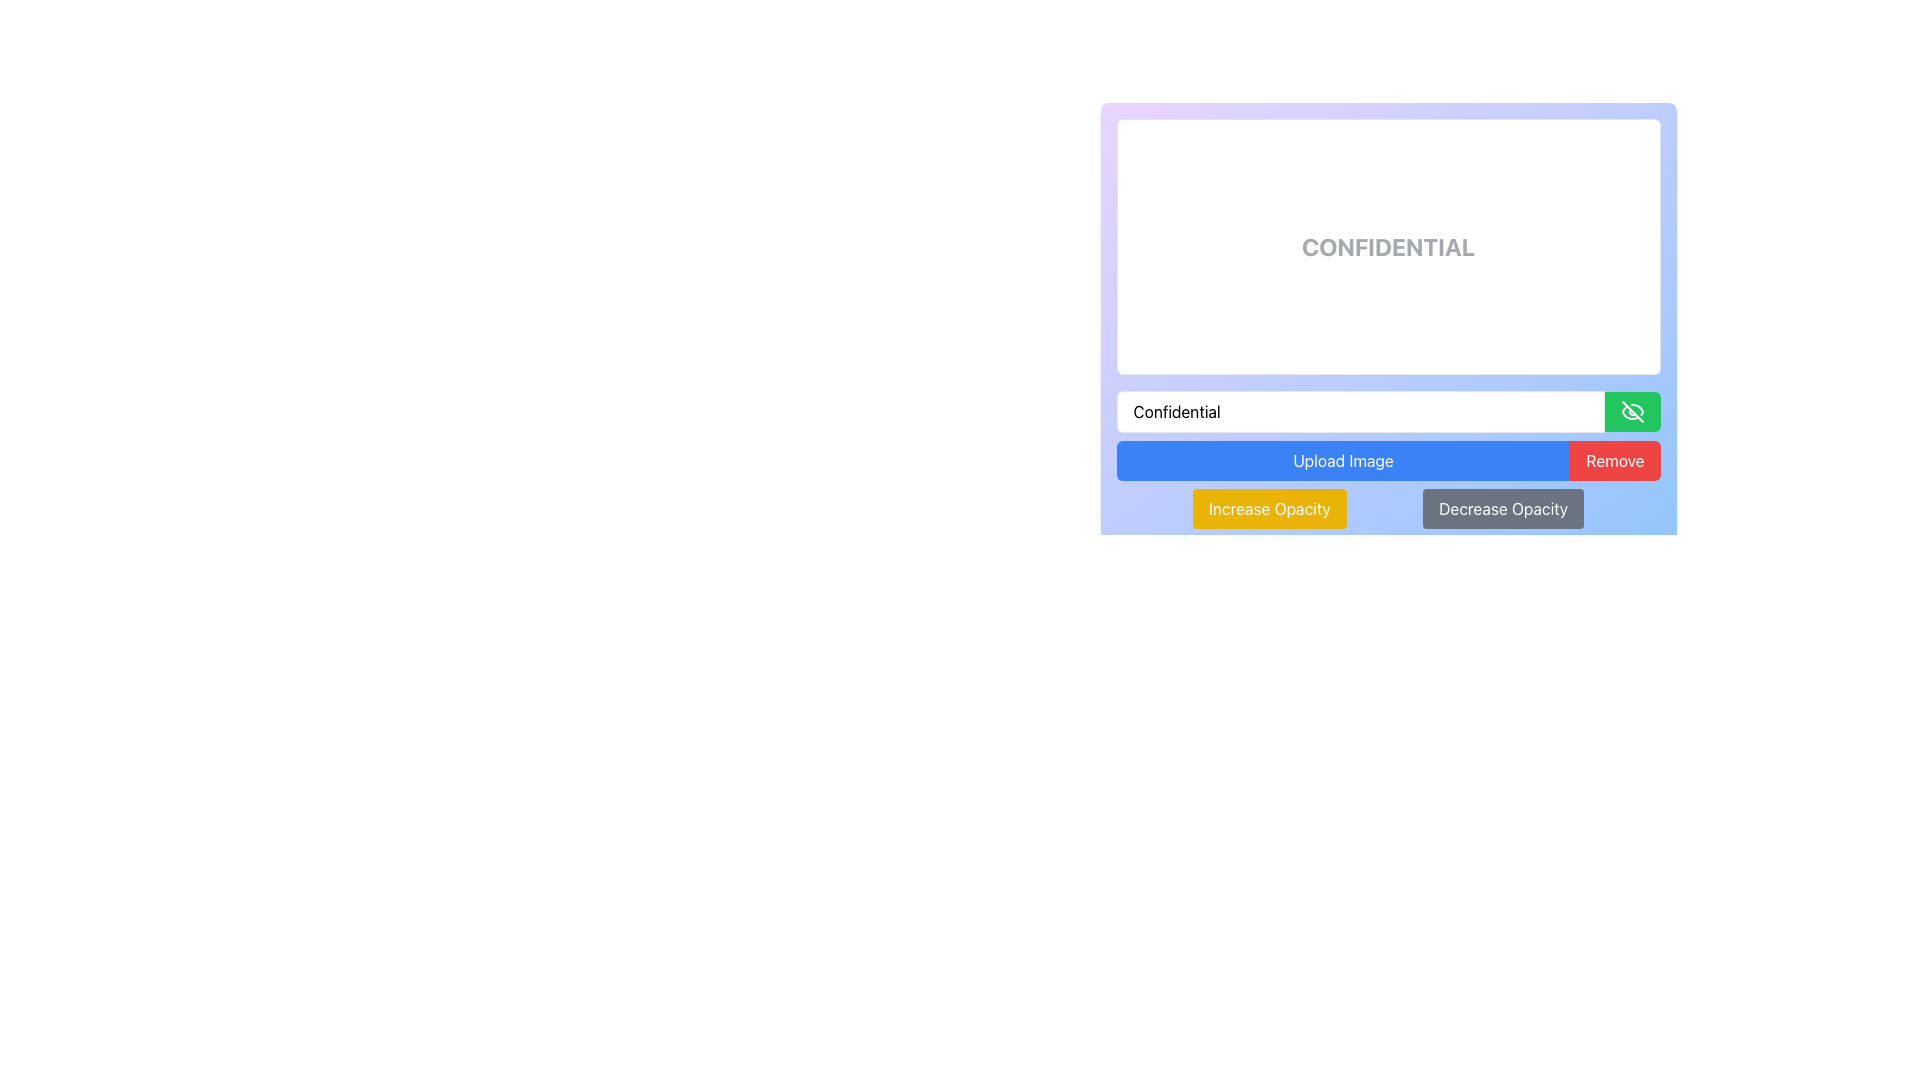 This screenshot has width=1920, height=1080. Describe the element at coordinates (1632, 411) in the screenshot. I see `the button at the far-right of the 'Confidential' input field` at that location.